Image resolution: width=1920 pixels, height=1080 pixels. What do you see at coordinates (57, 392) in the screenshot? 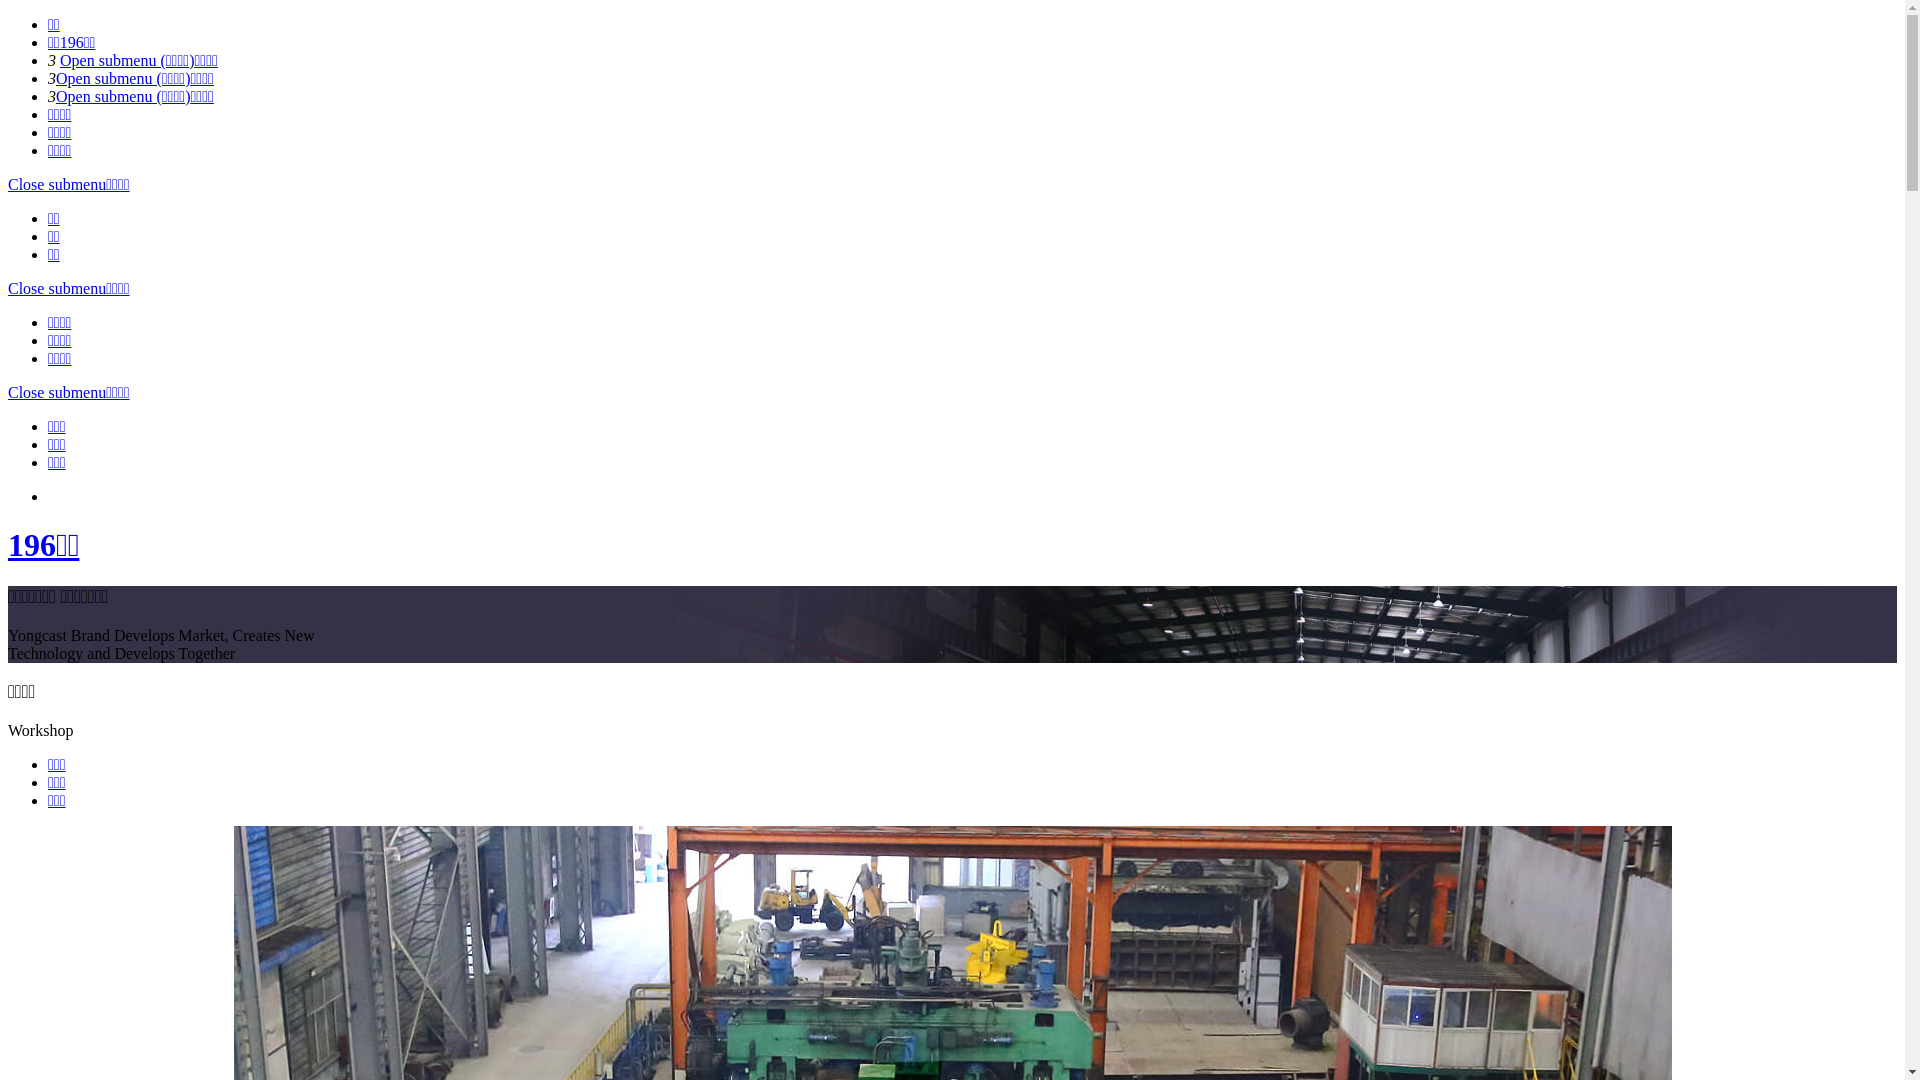
I see `'Close submenu'` at bounding box center [57, 392].